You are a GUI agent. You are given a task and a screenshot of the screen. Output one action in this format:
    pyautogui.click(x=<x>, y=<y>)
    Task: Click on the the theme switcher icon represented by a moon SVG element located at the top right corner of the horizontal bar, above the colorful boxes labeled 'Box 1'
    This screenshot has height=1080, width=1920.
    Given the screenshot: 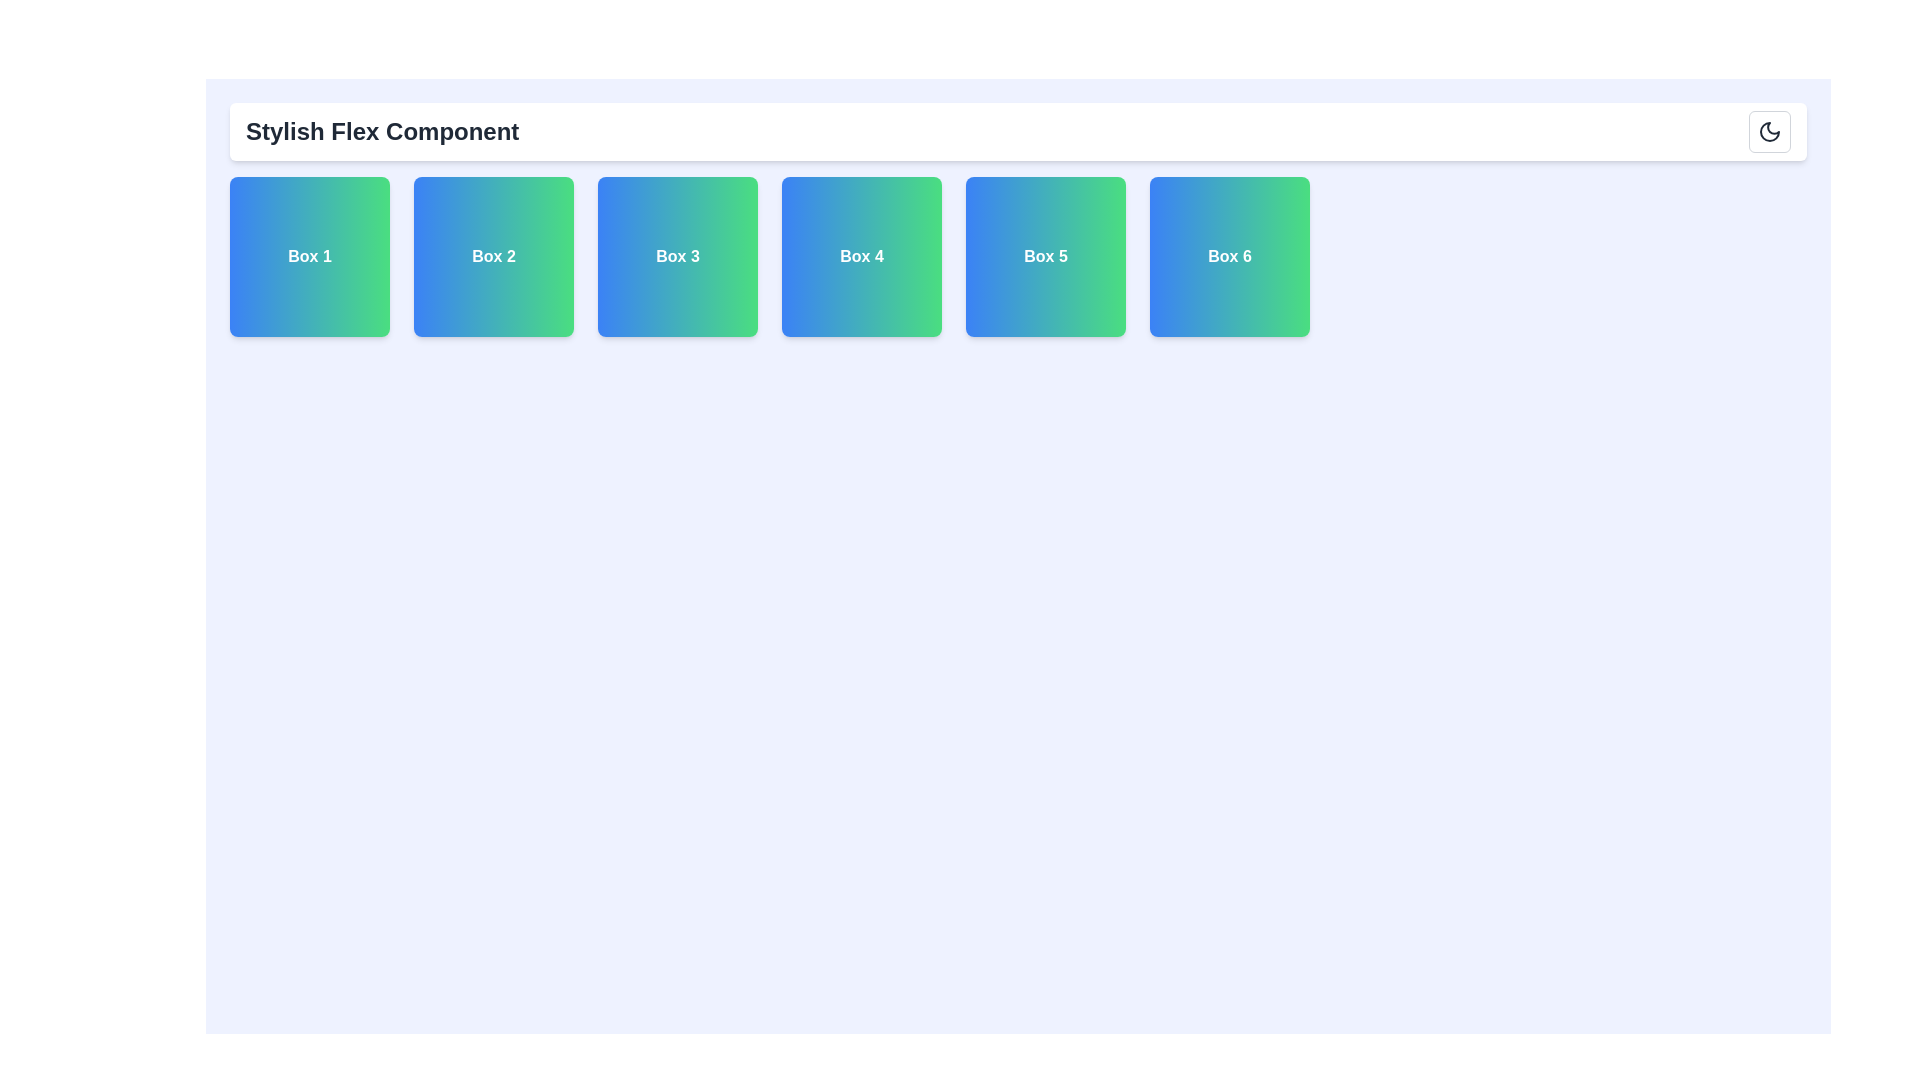 What is the action you would take?
    pyautogui.click(x=1770, y=131)
    